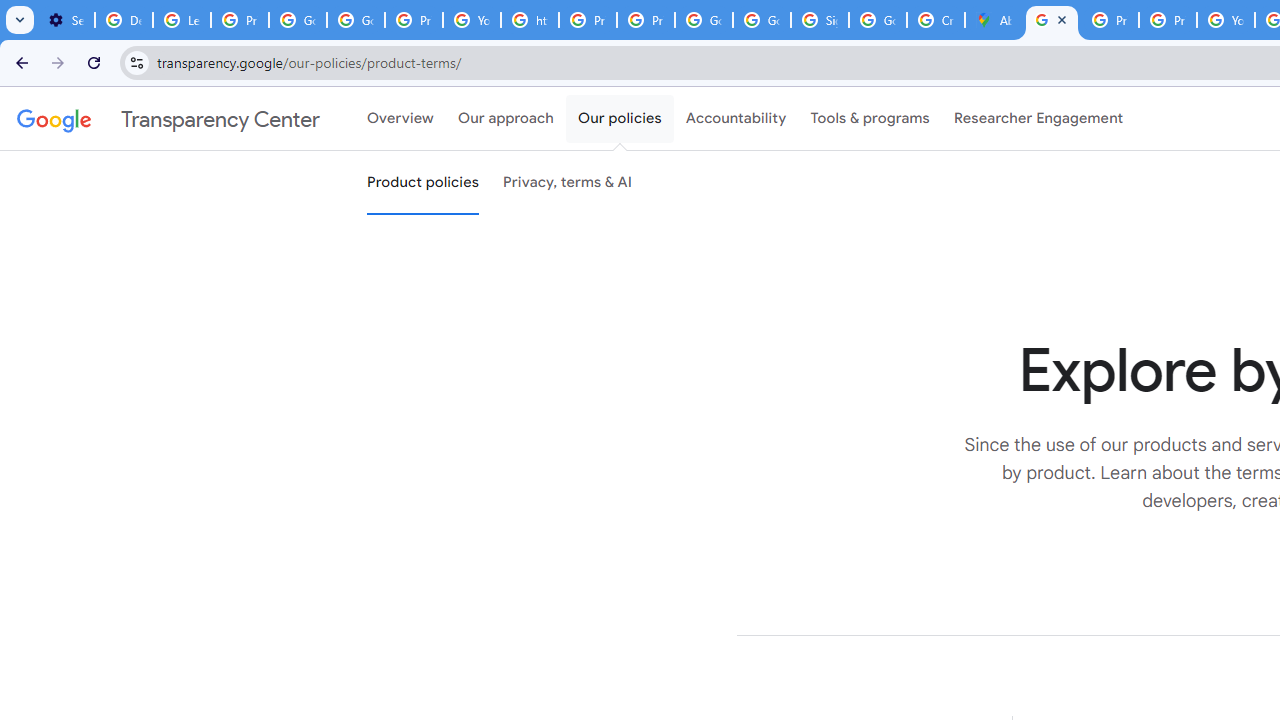 The height and width of the screenshot is (720, 1280). I want to click on 'Tools & programs', so click(869, 119).